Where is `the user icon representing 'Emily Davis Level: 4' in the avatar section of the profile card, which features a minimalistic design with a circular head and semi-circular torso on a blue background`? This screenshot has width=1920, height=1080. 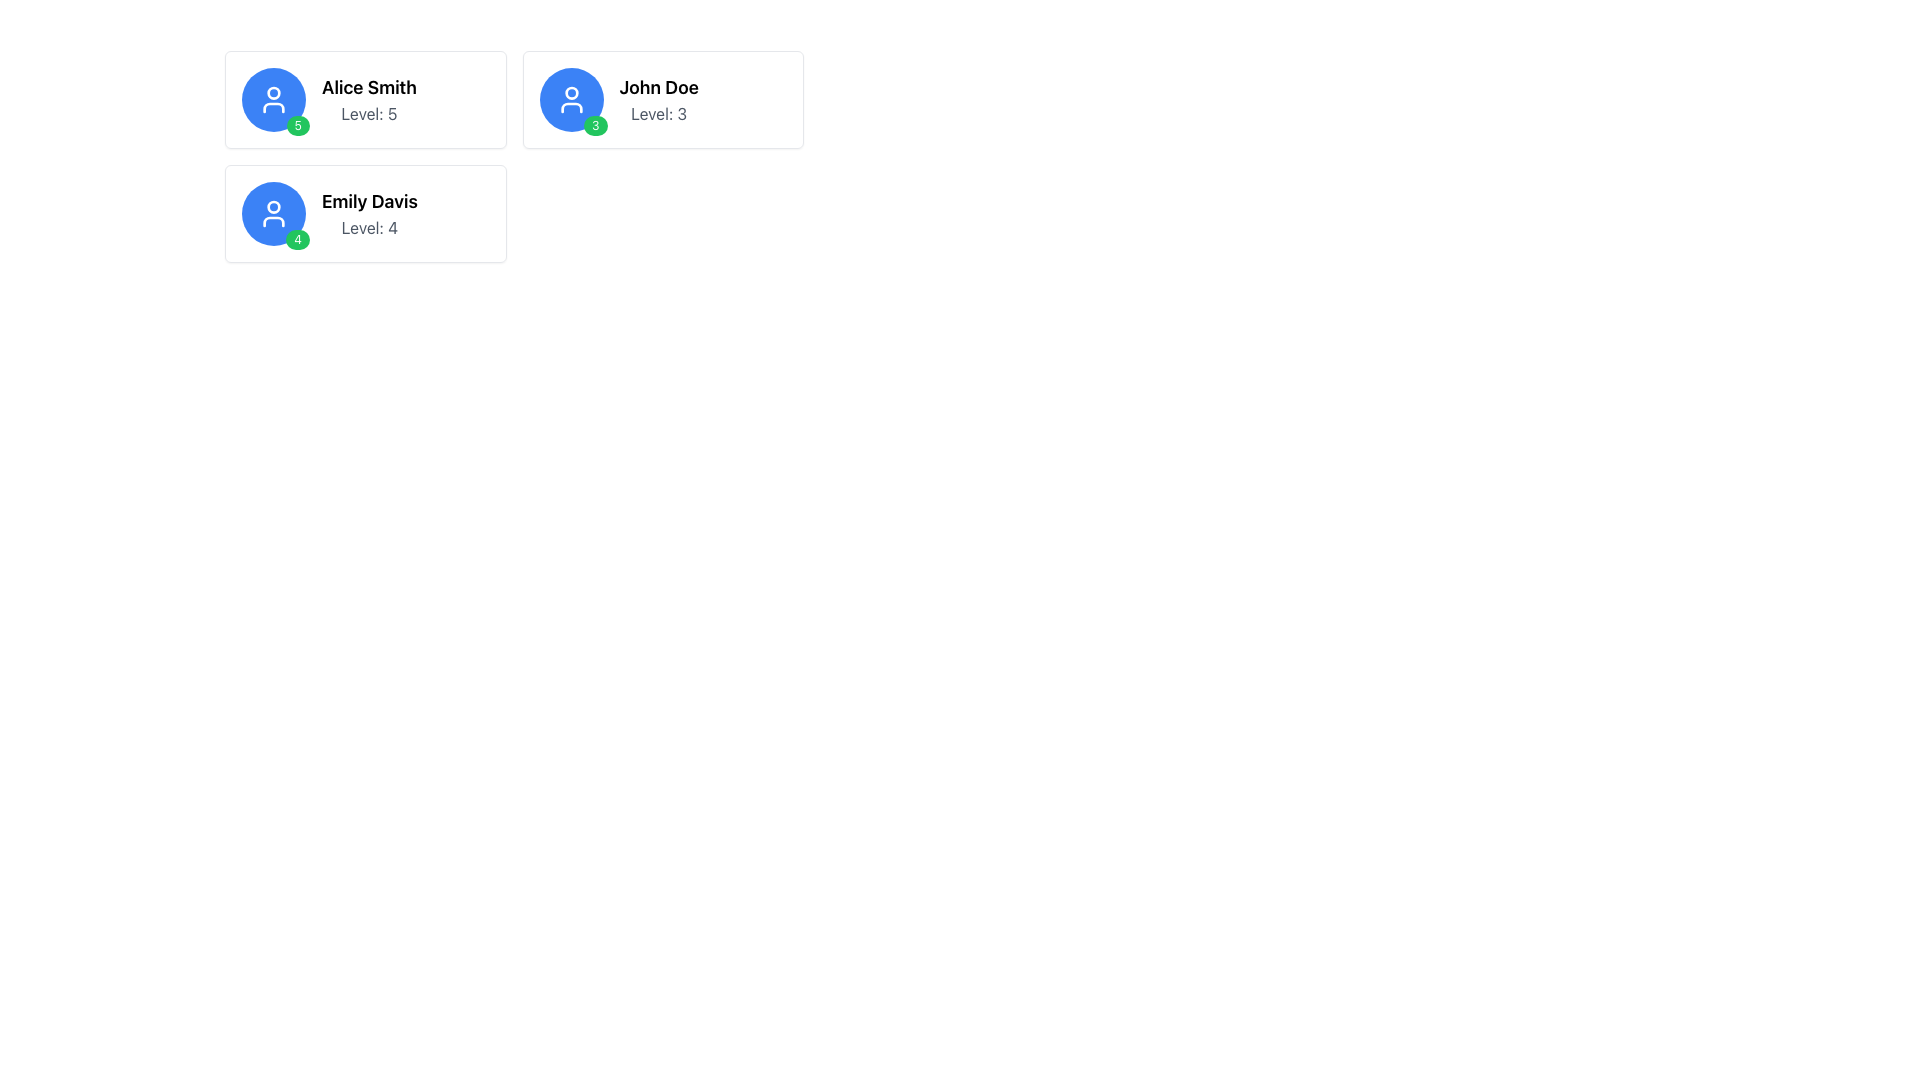
the user icon representing 'Emily Davis Level: 4' in the avatar section of the profile card, which features a minimalistic design with a circular head and semi-circular torso on a blue background is located at coordinates (272, 213).